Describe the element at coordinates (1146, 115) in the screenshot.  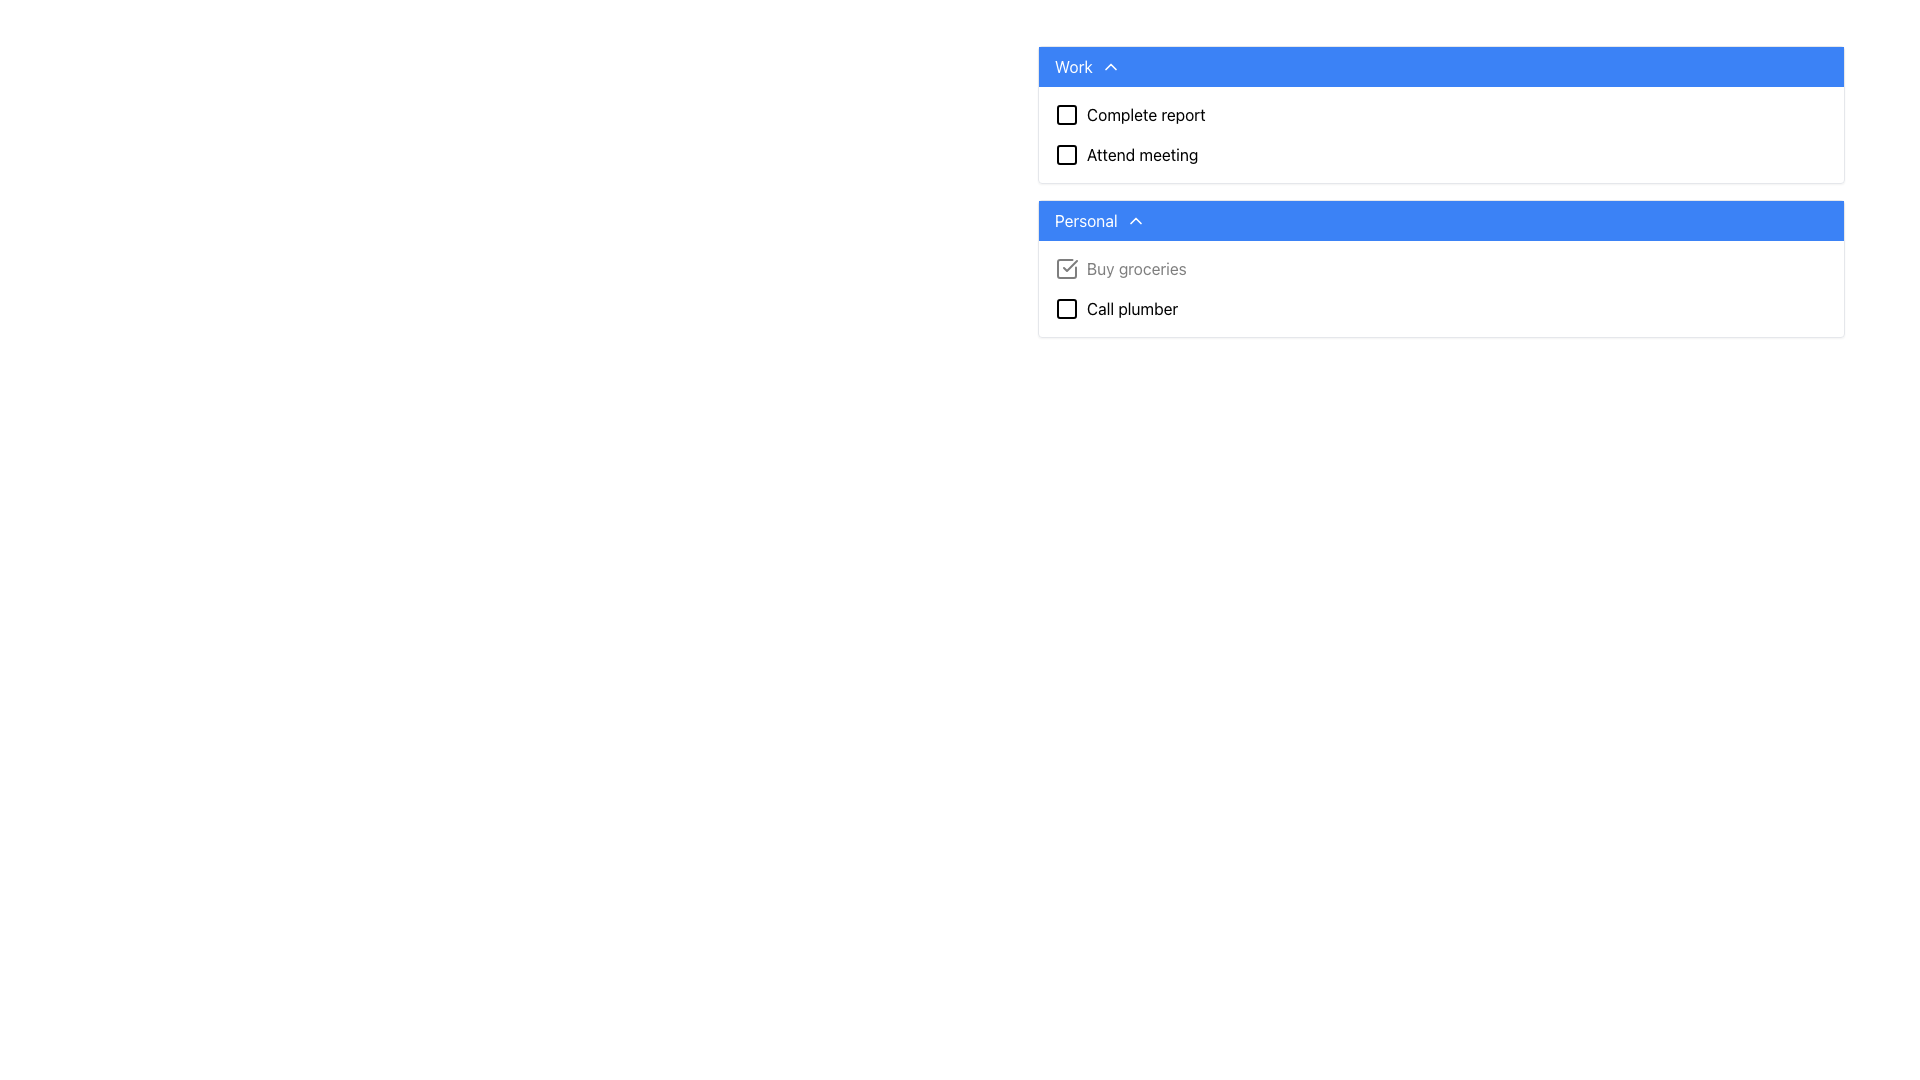
I see `the associated checkbox` at that location.